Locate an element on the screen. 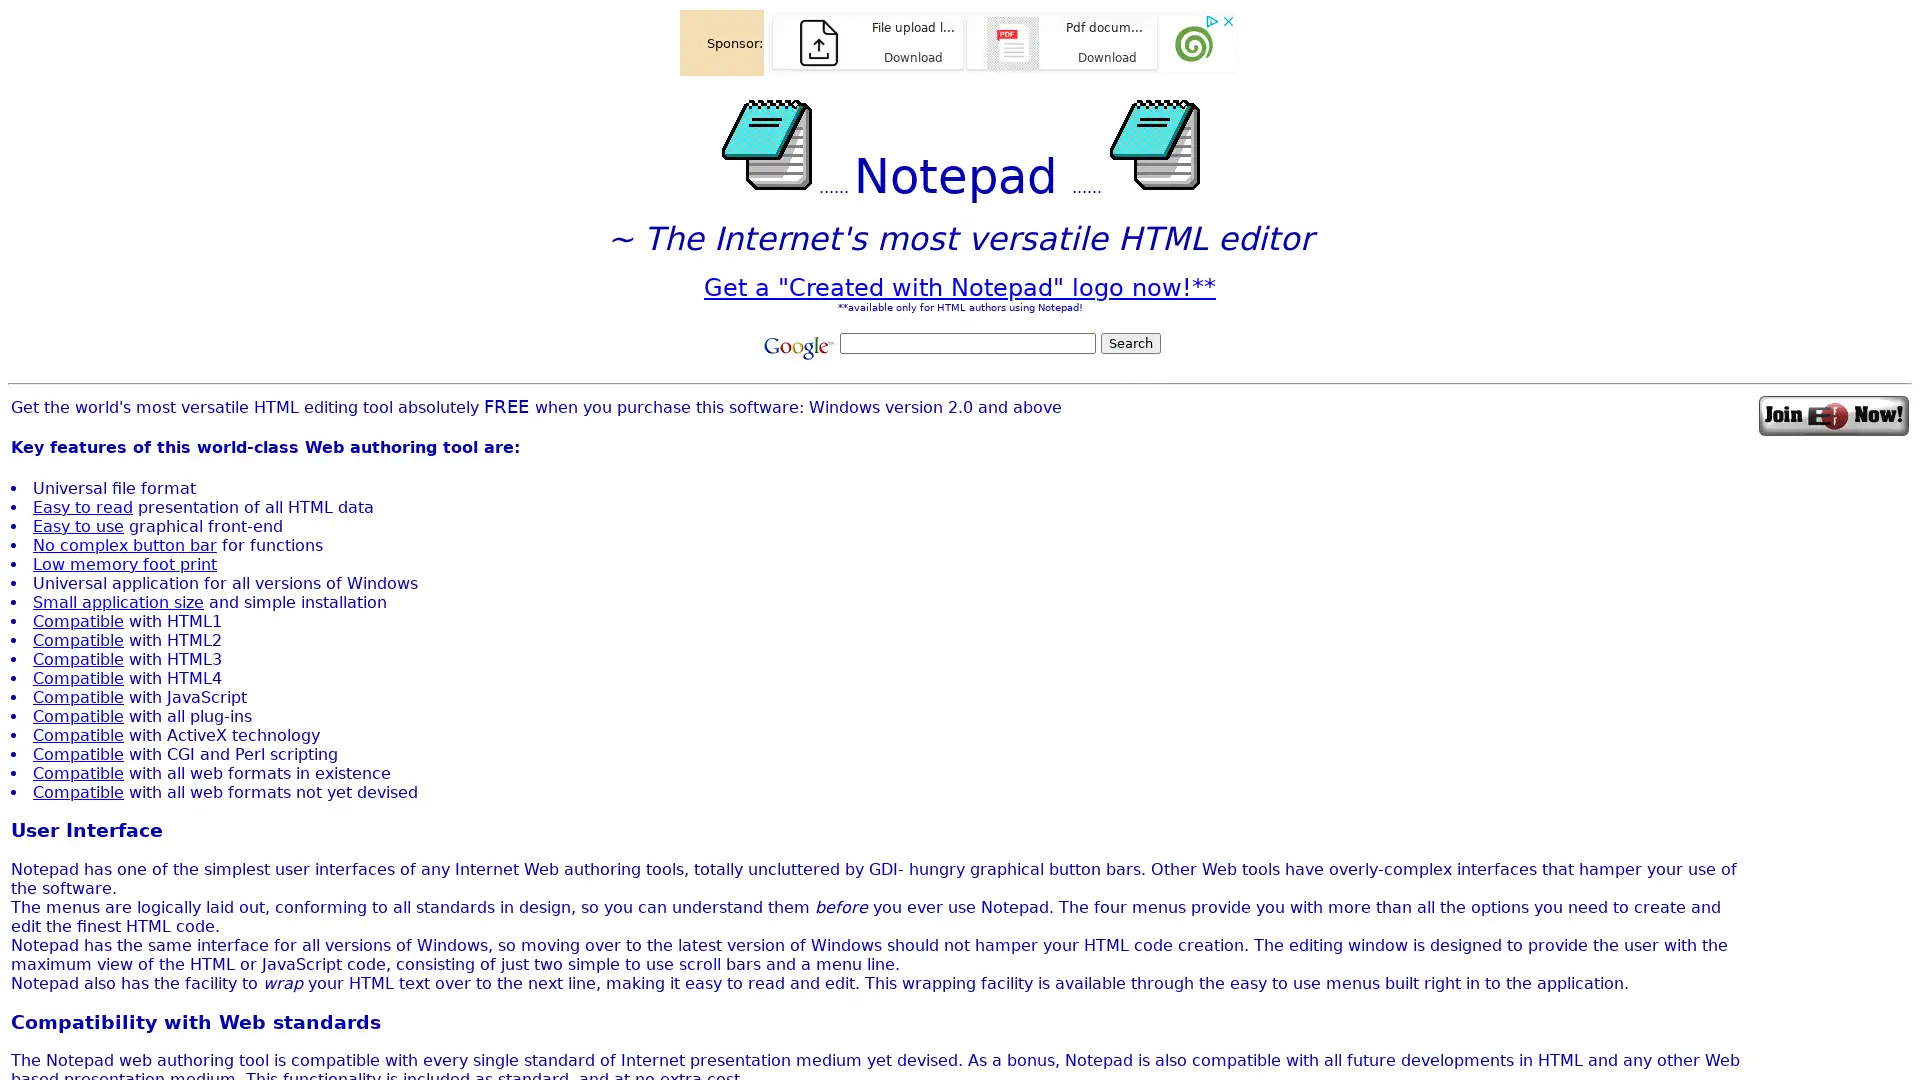  Search is located at coordinates (1129, 342).